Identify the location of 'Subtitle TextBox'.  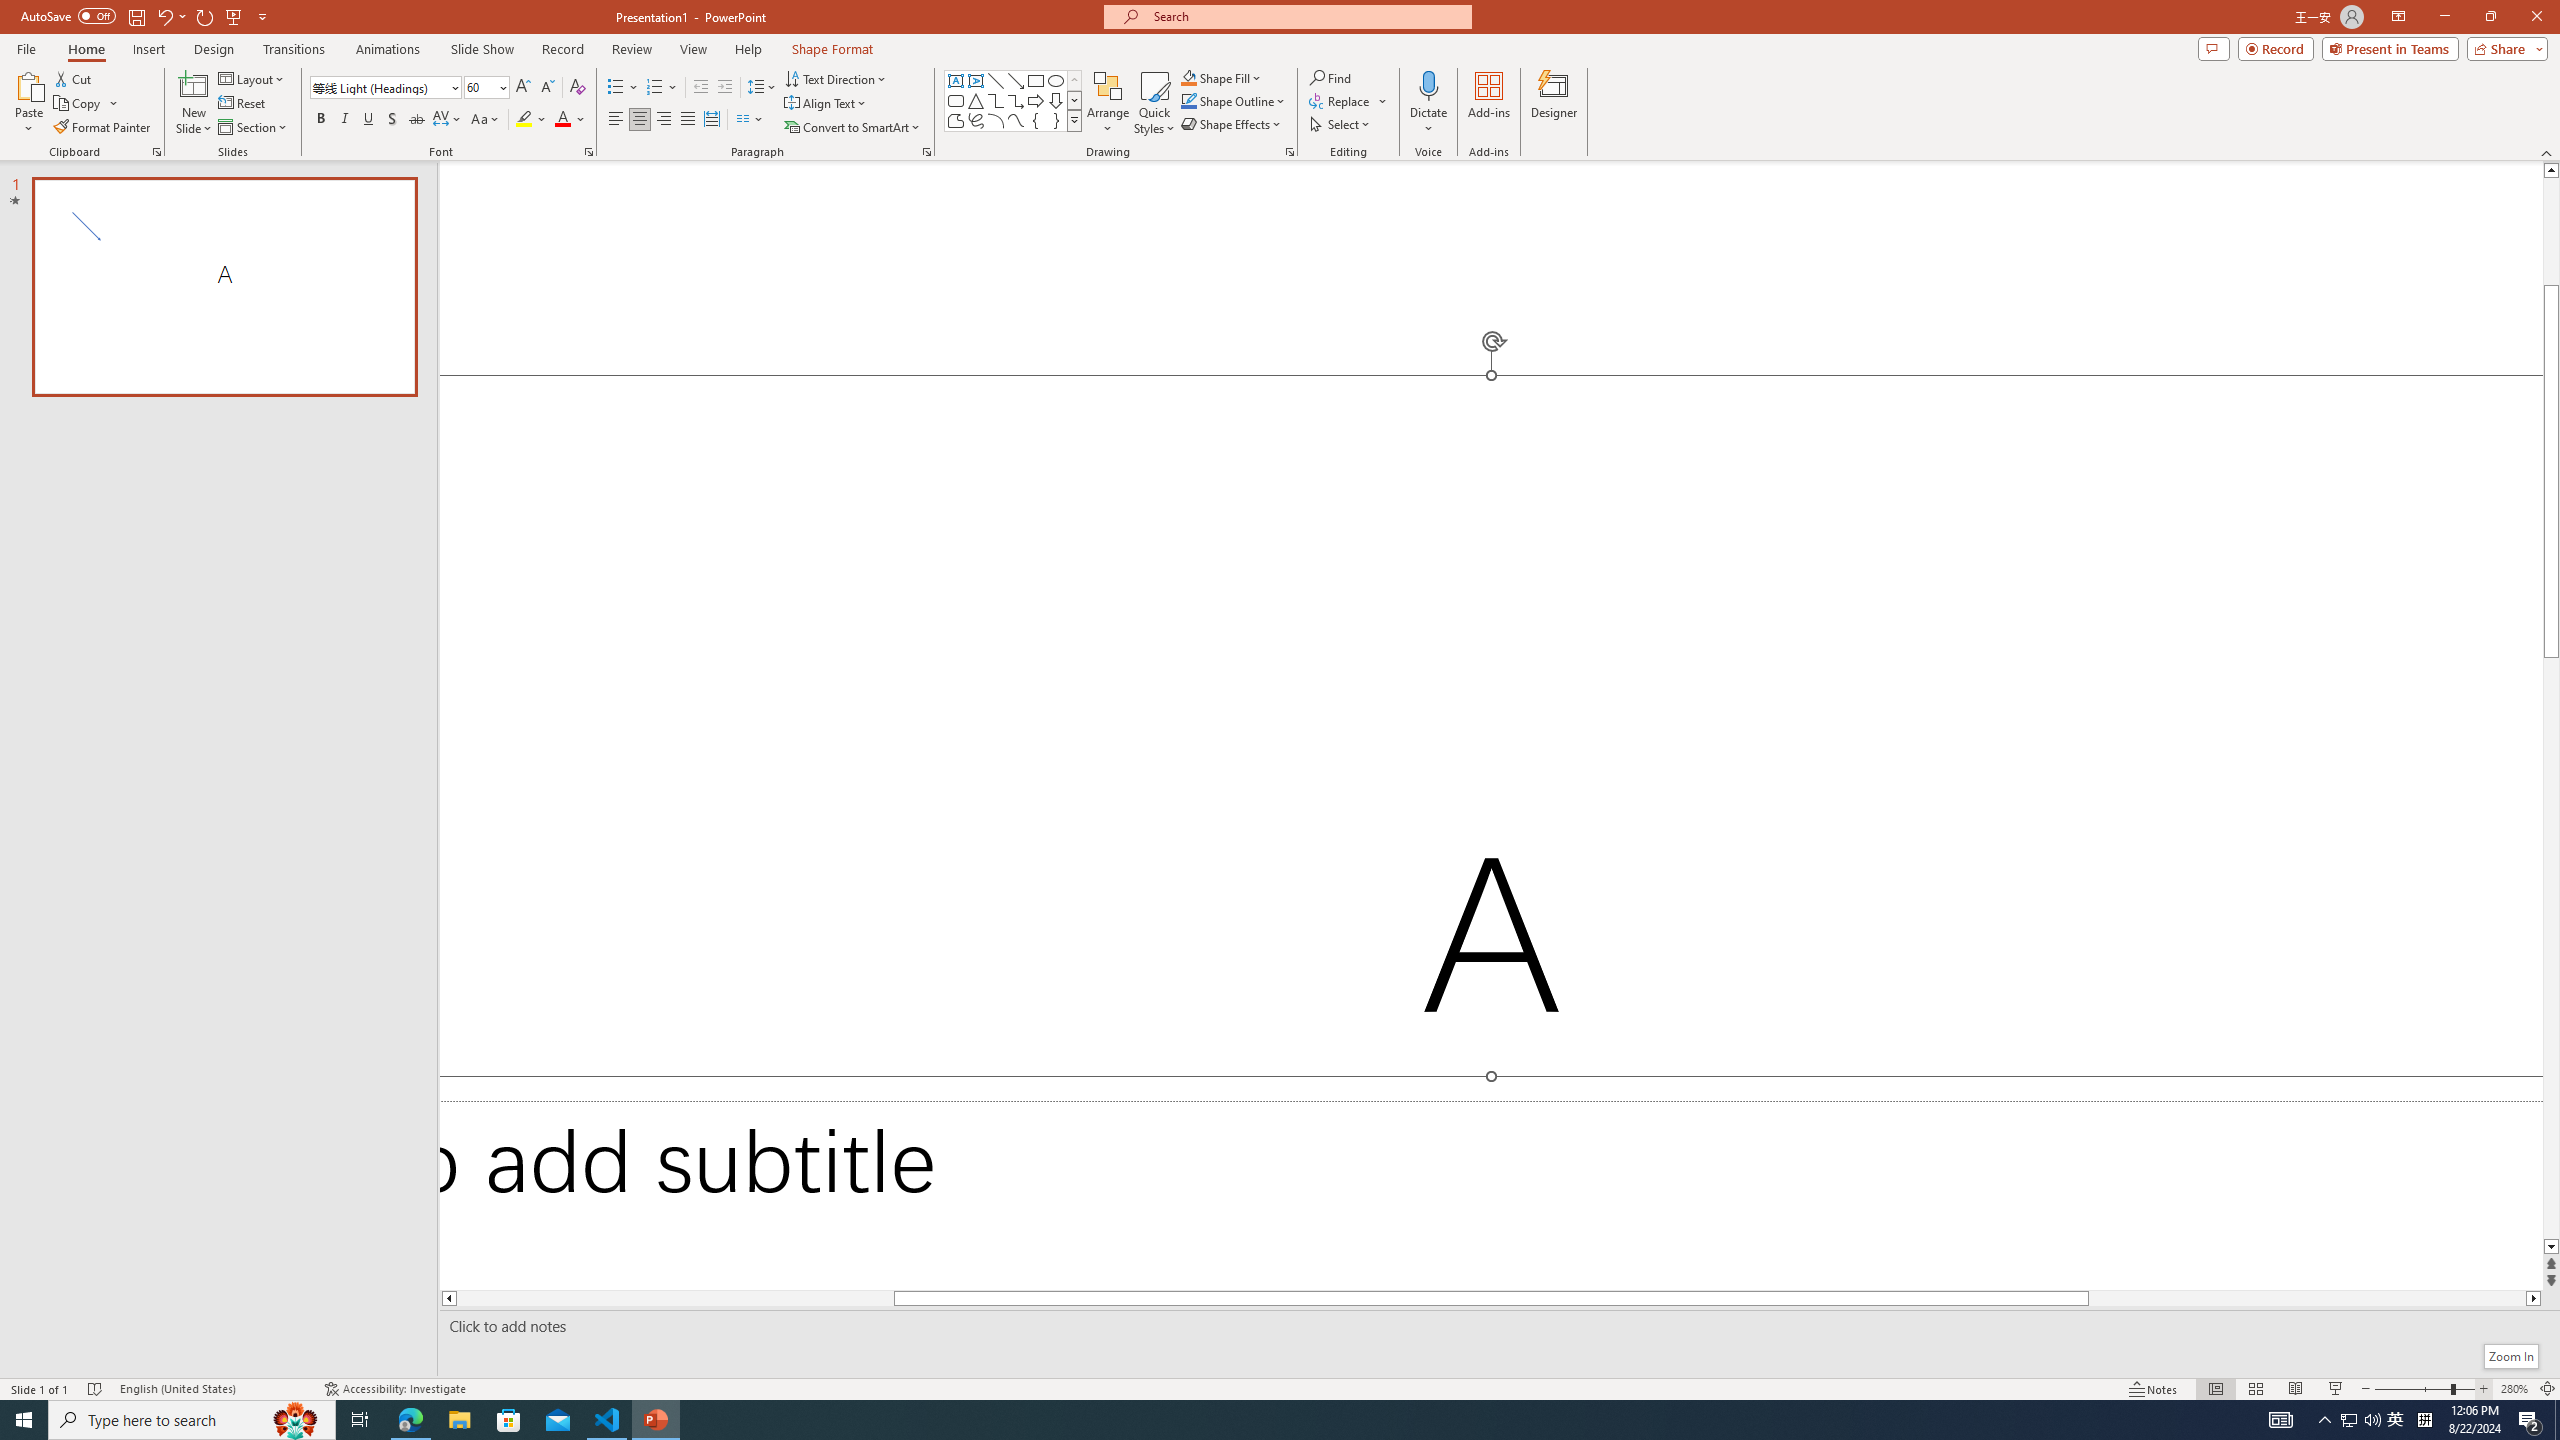
(1491, 1194).